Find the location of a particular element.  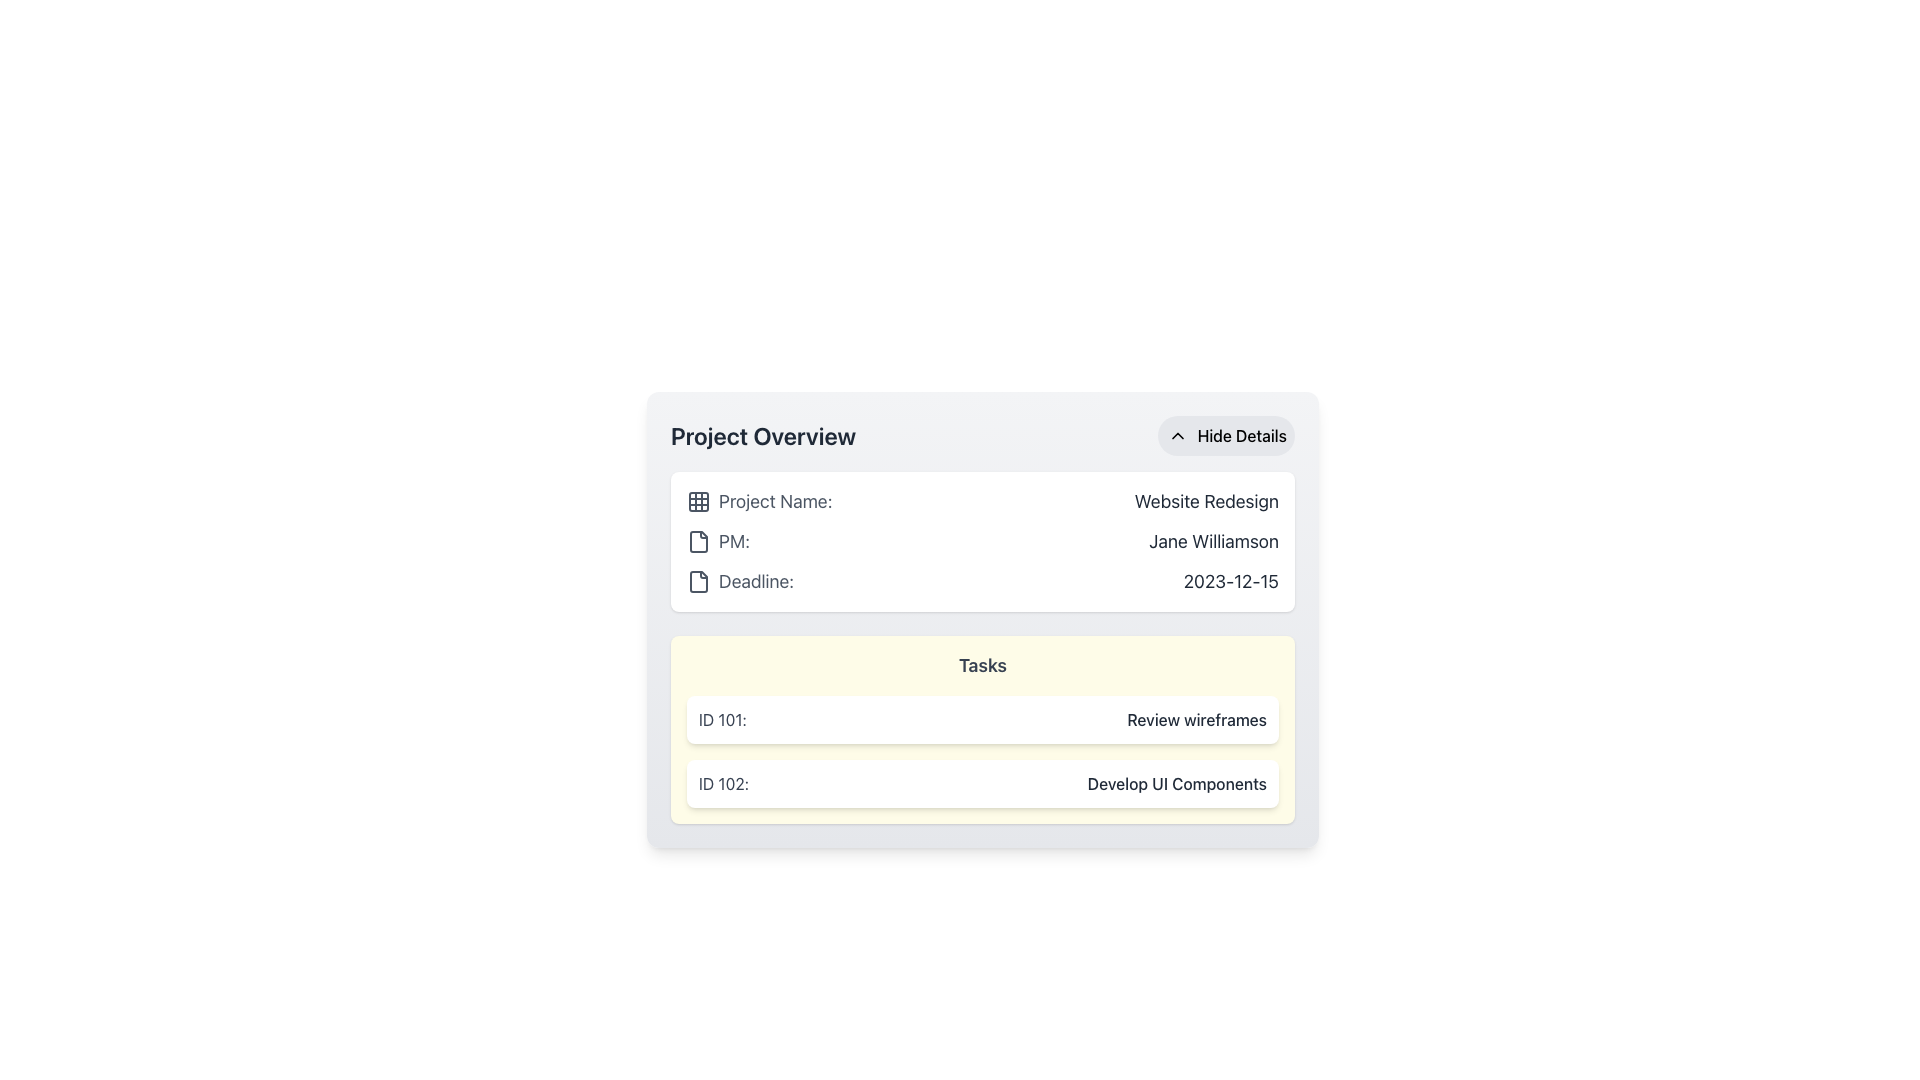

the Text Label displaying the project manager's name located in the 'Project Overview' card next to the 'PM:' label is located at coordinates (1213, 542).